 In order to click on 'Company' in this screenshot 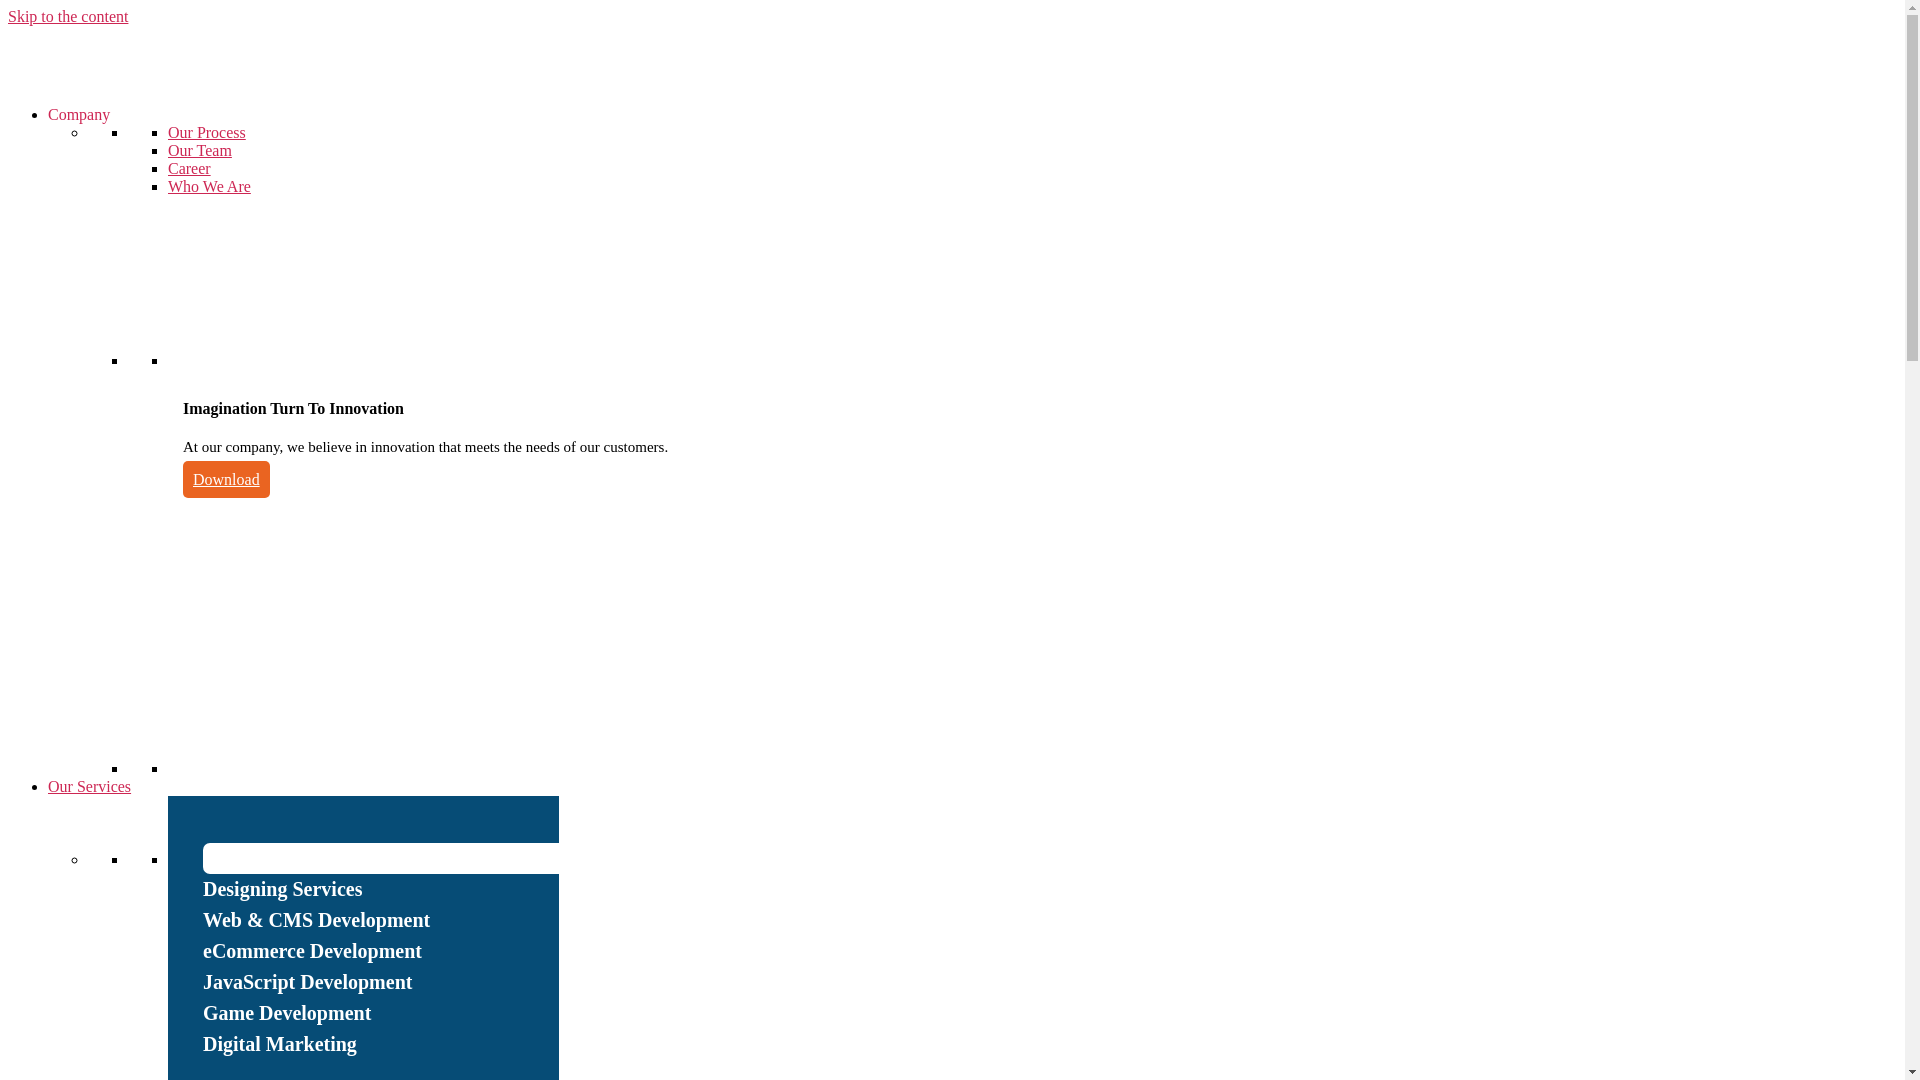, I will do `click(48, 114)`.